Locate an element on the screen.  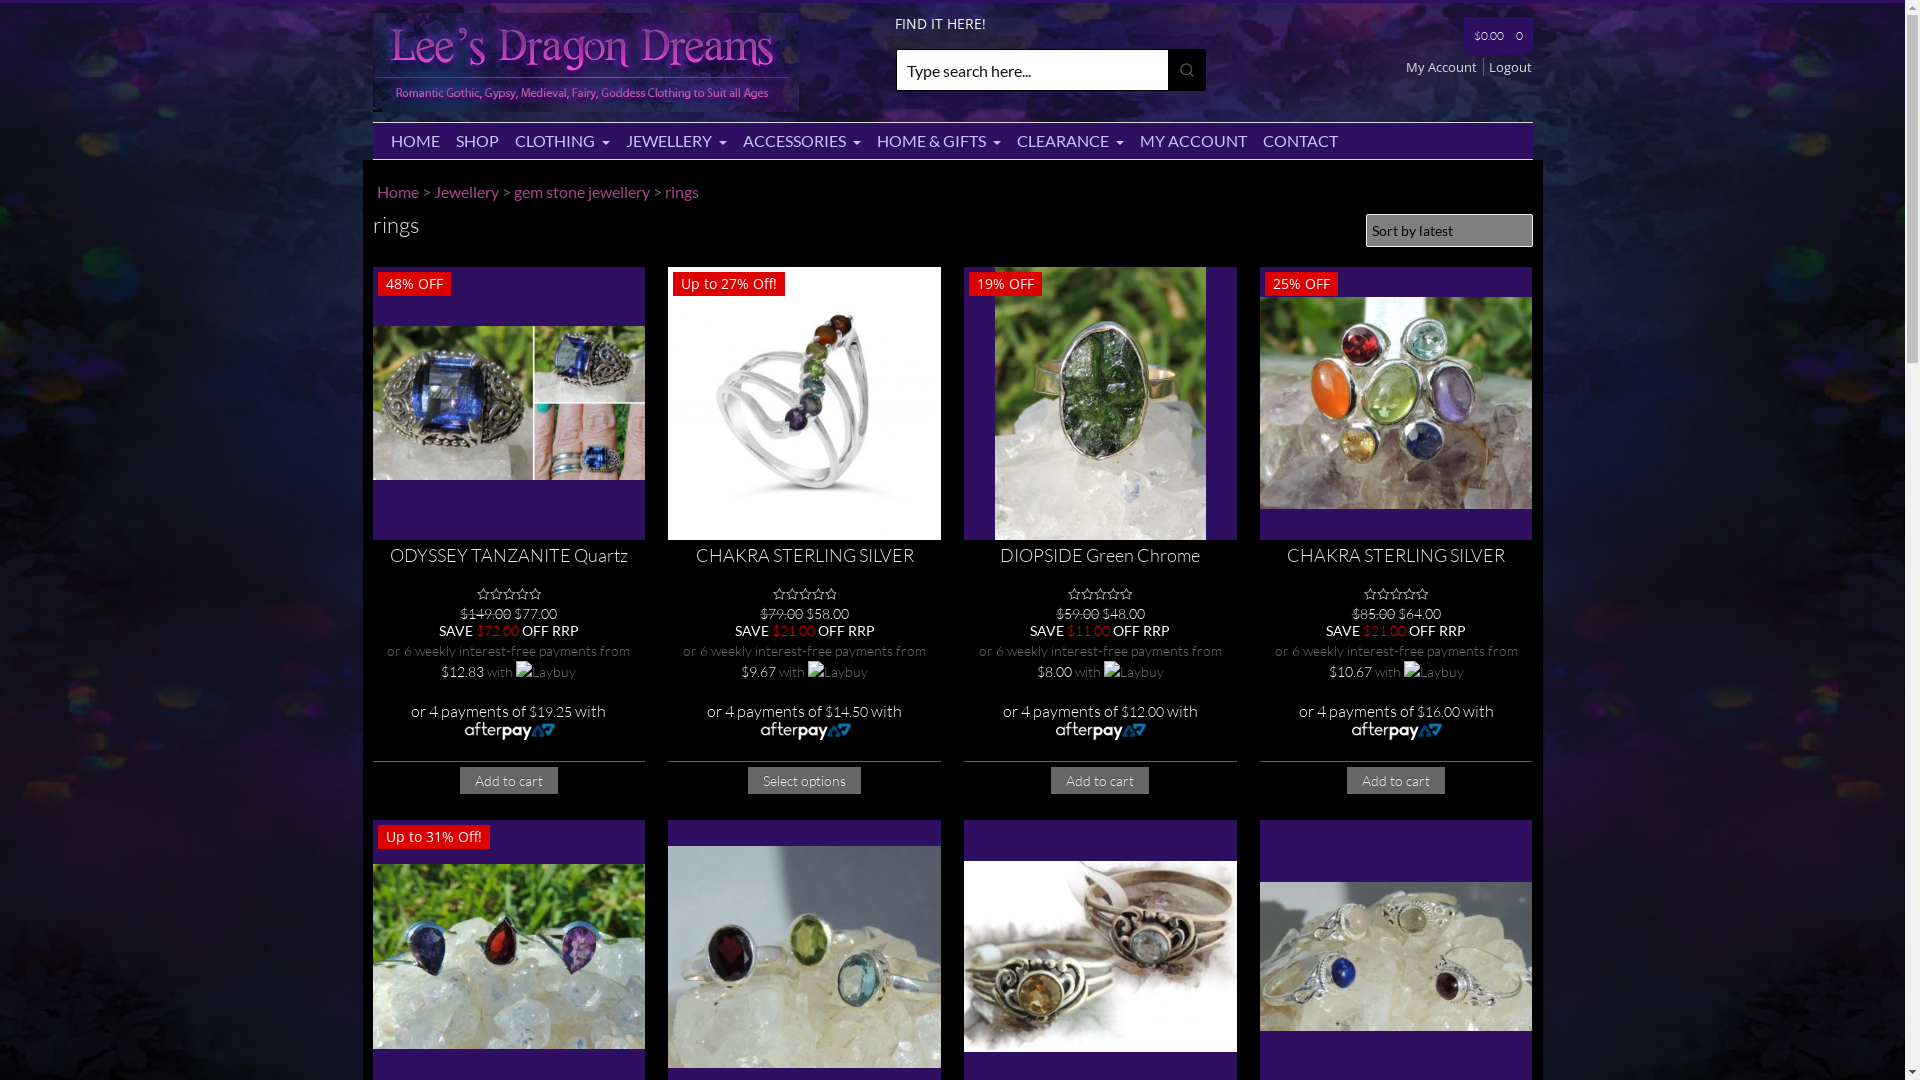
'Logout' is located at coordinates (1510, 65).